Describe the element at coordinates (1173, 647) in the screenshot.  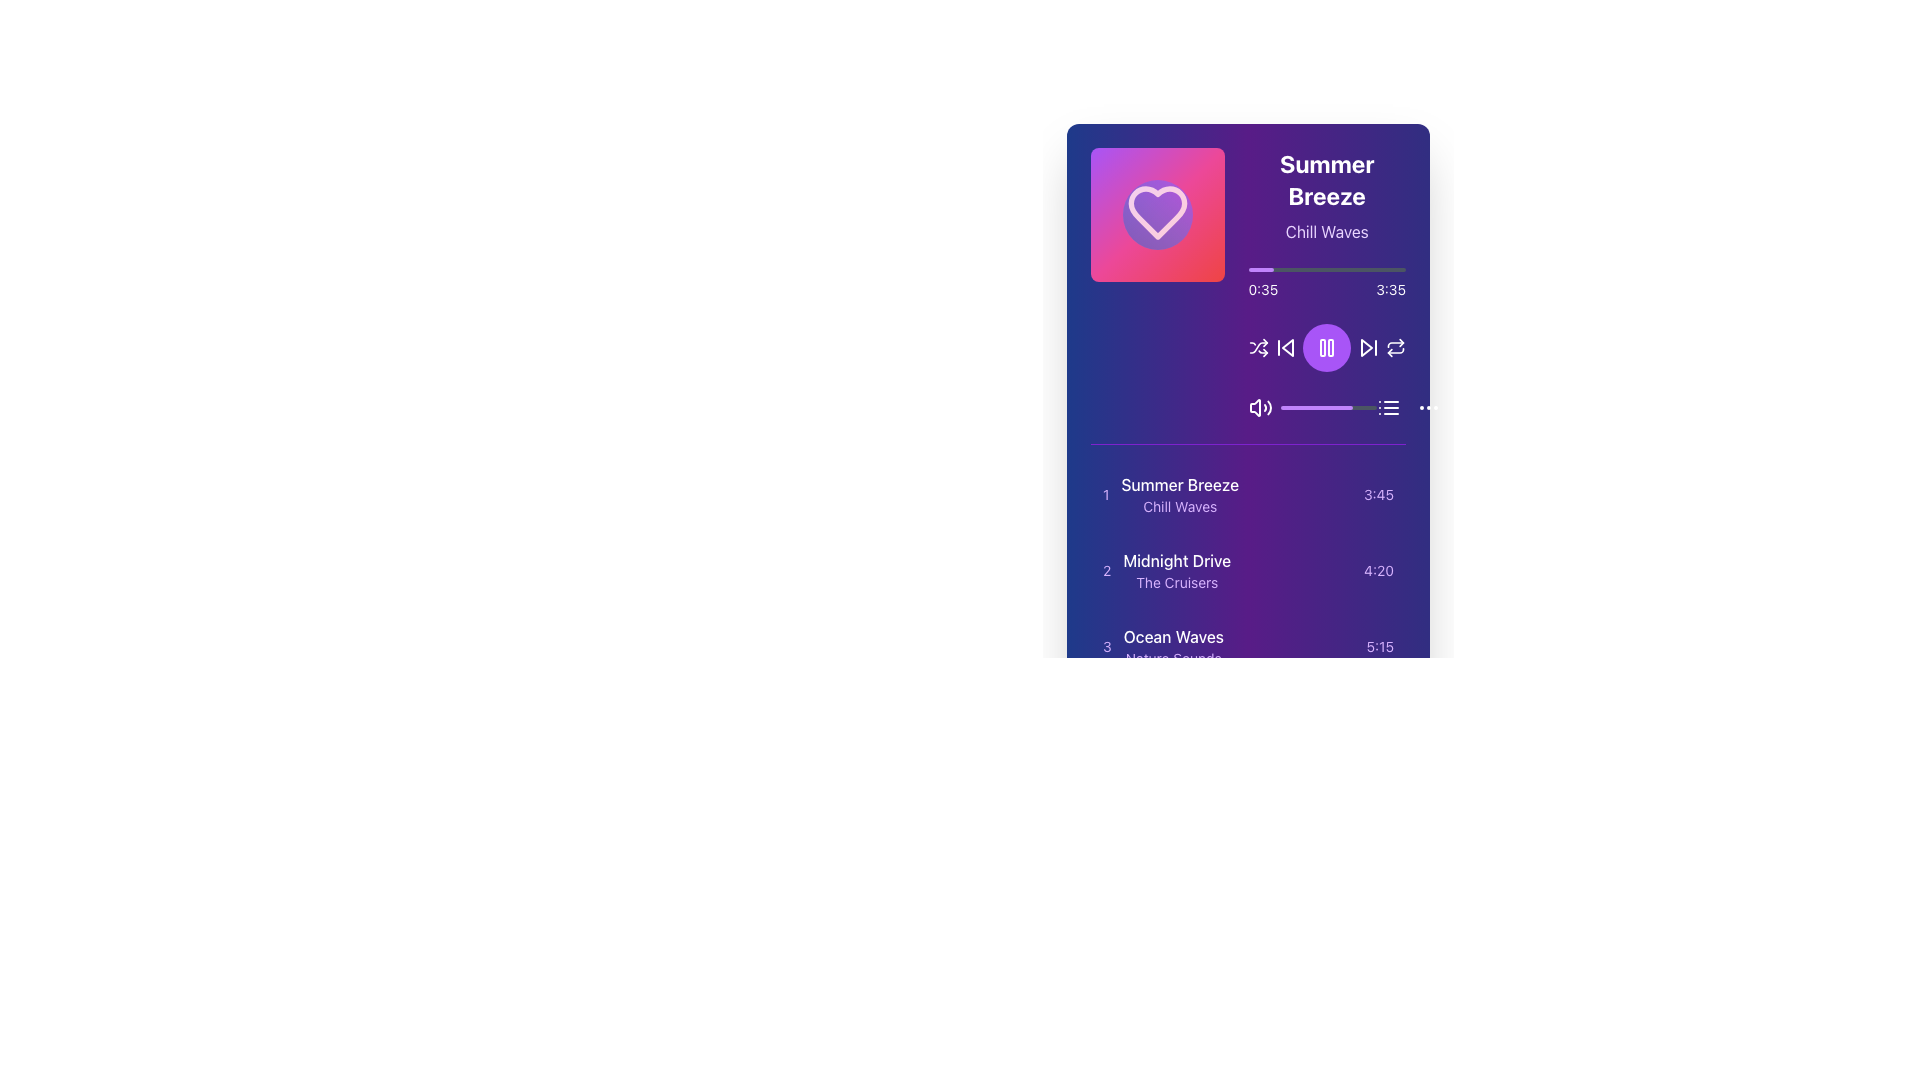
I see `the text display of the third entry in the media playlist, which provides the title and category of the item, positioned below 'Summer Breeze' and 'Midnight Drive'` at that location.